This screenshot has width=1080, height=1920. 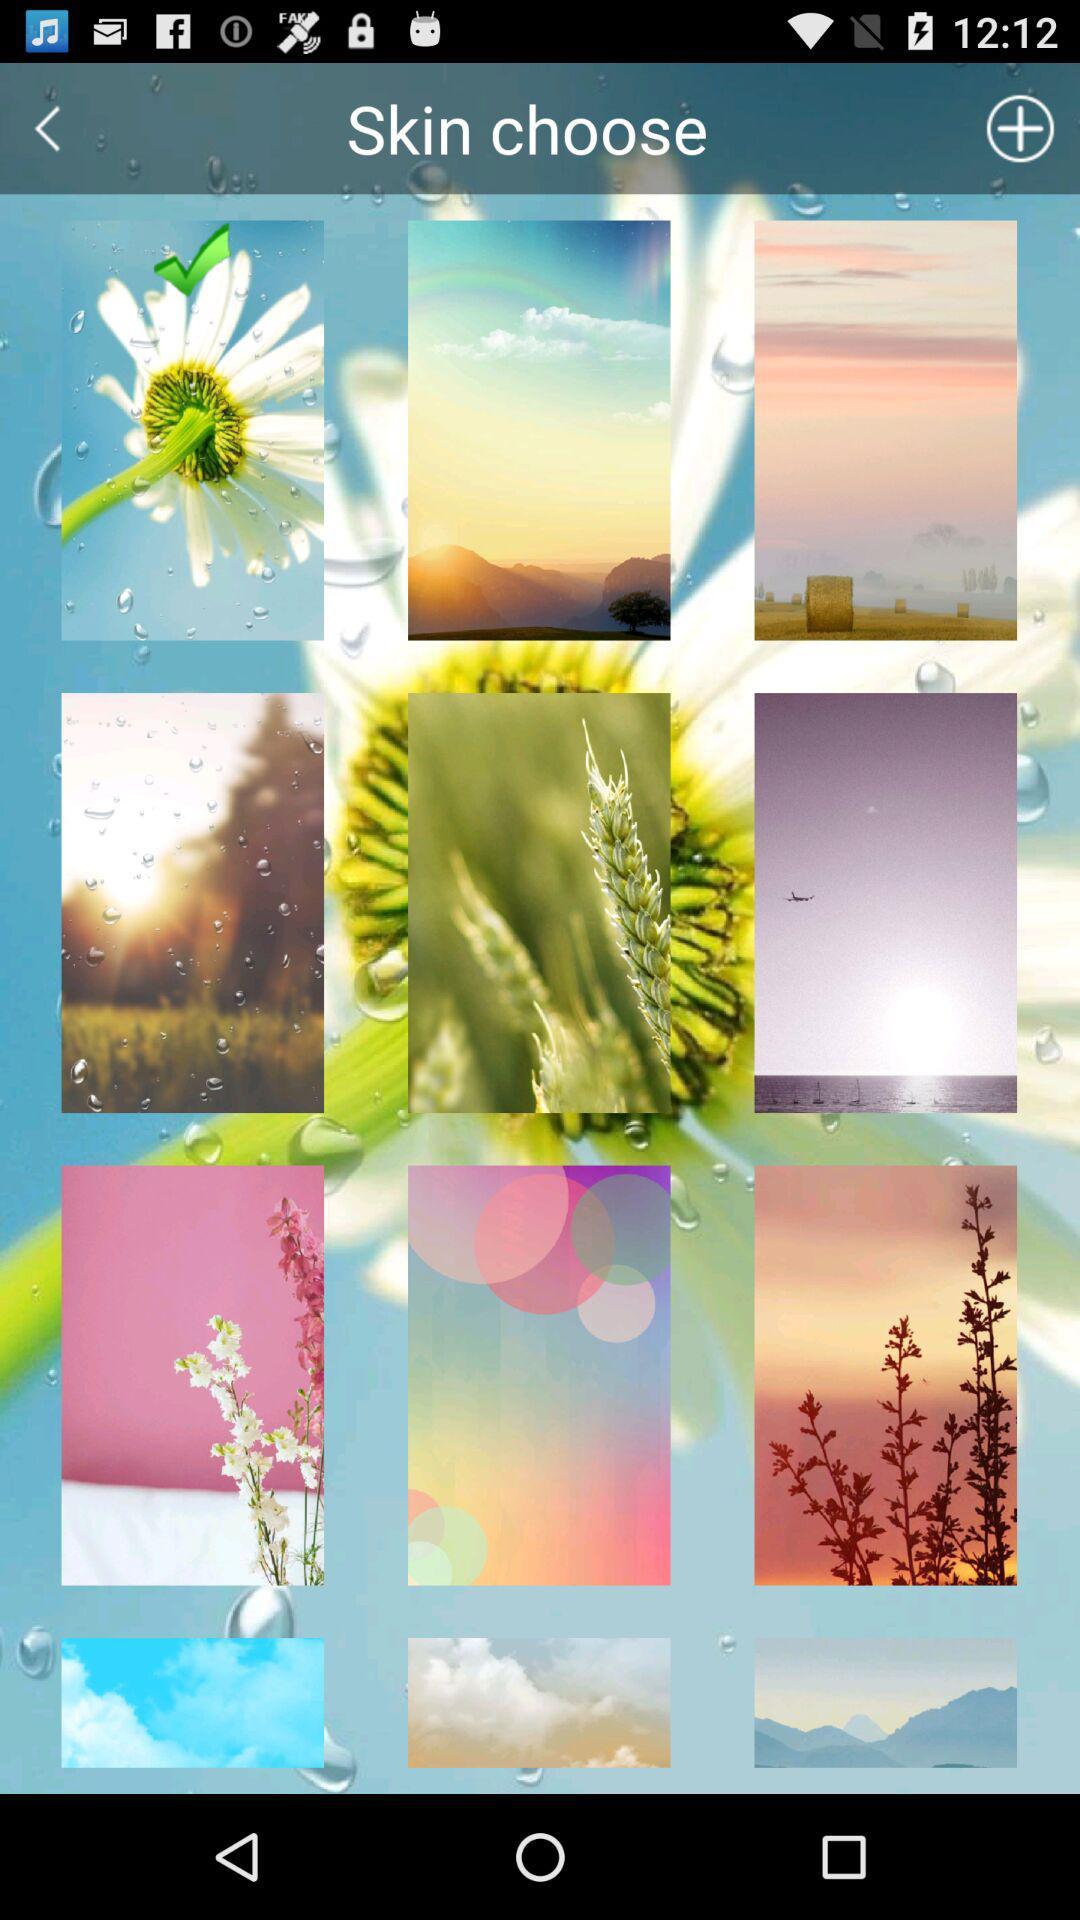 I want to click on the bottom right image, so click(x=885, y=1714).